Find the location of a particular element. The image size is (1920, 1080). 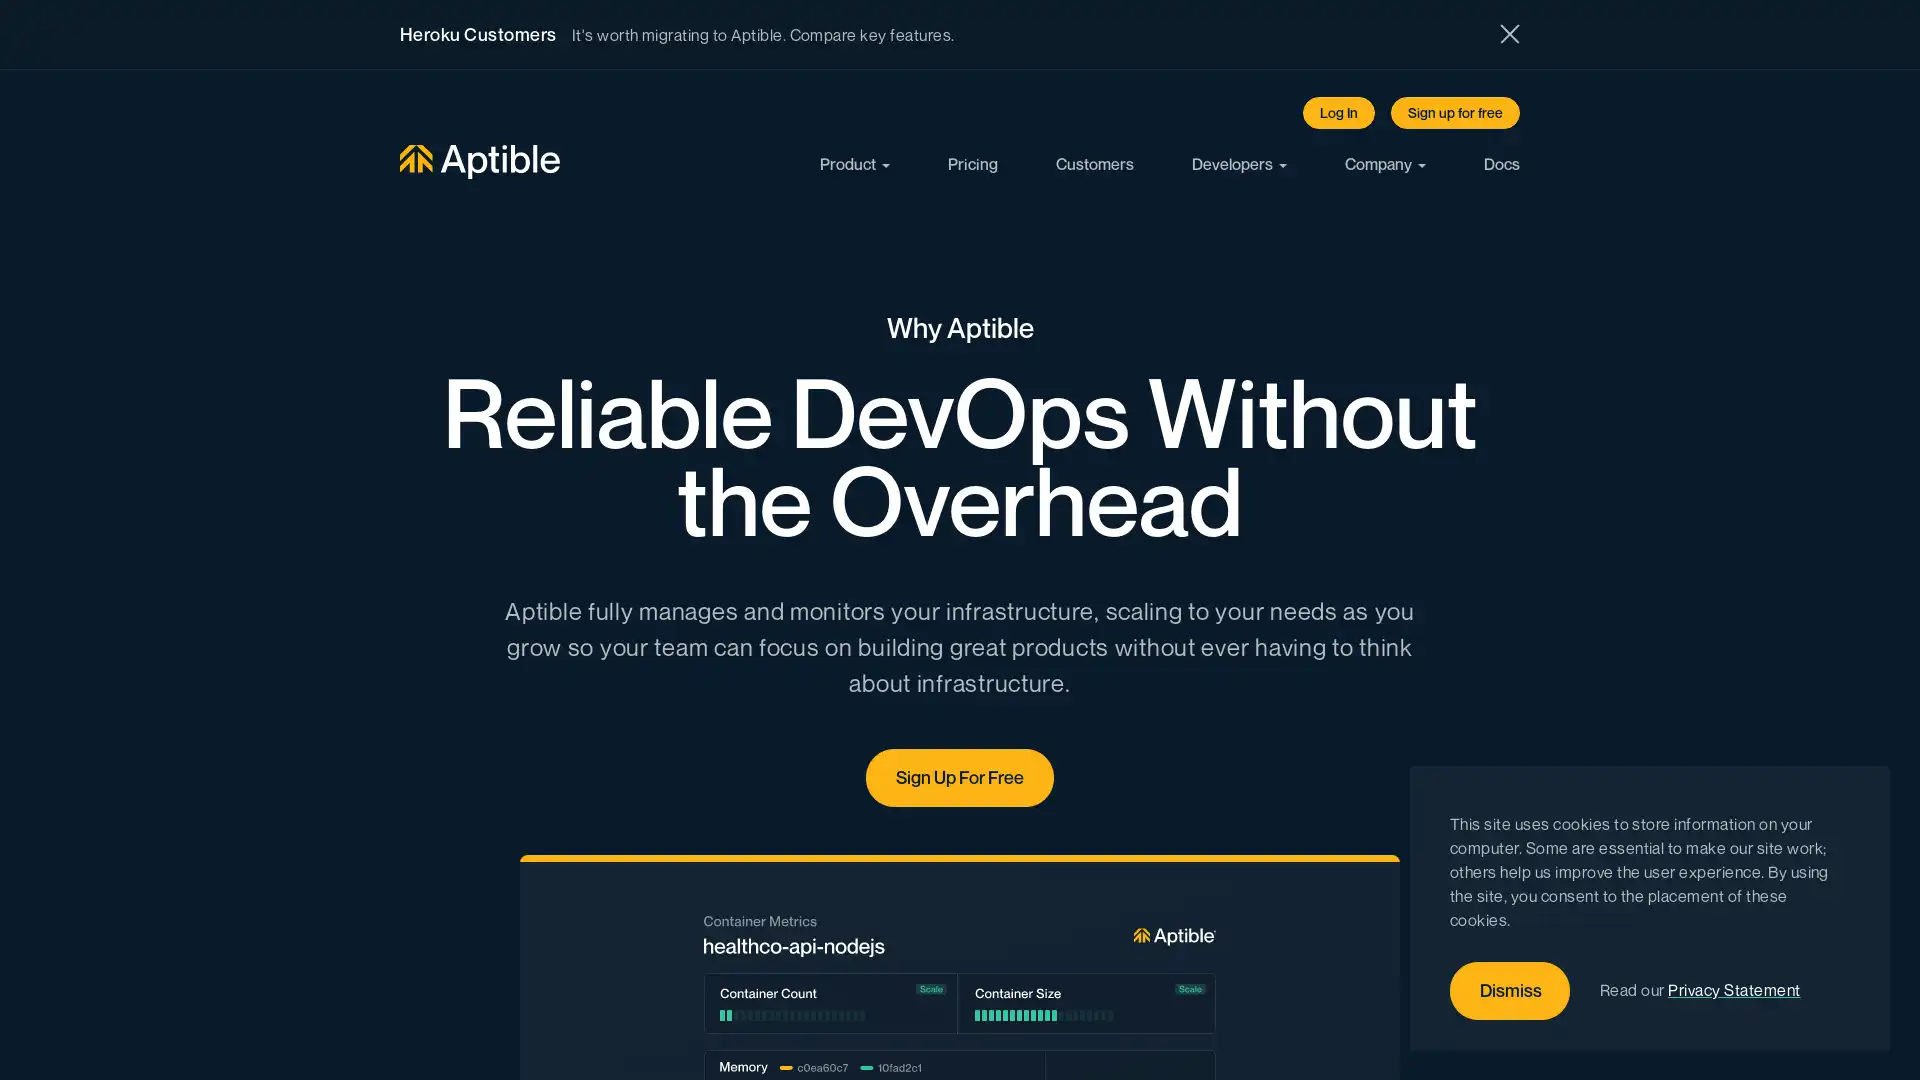

Sign up for free is located at coordinates (1455, 112).